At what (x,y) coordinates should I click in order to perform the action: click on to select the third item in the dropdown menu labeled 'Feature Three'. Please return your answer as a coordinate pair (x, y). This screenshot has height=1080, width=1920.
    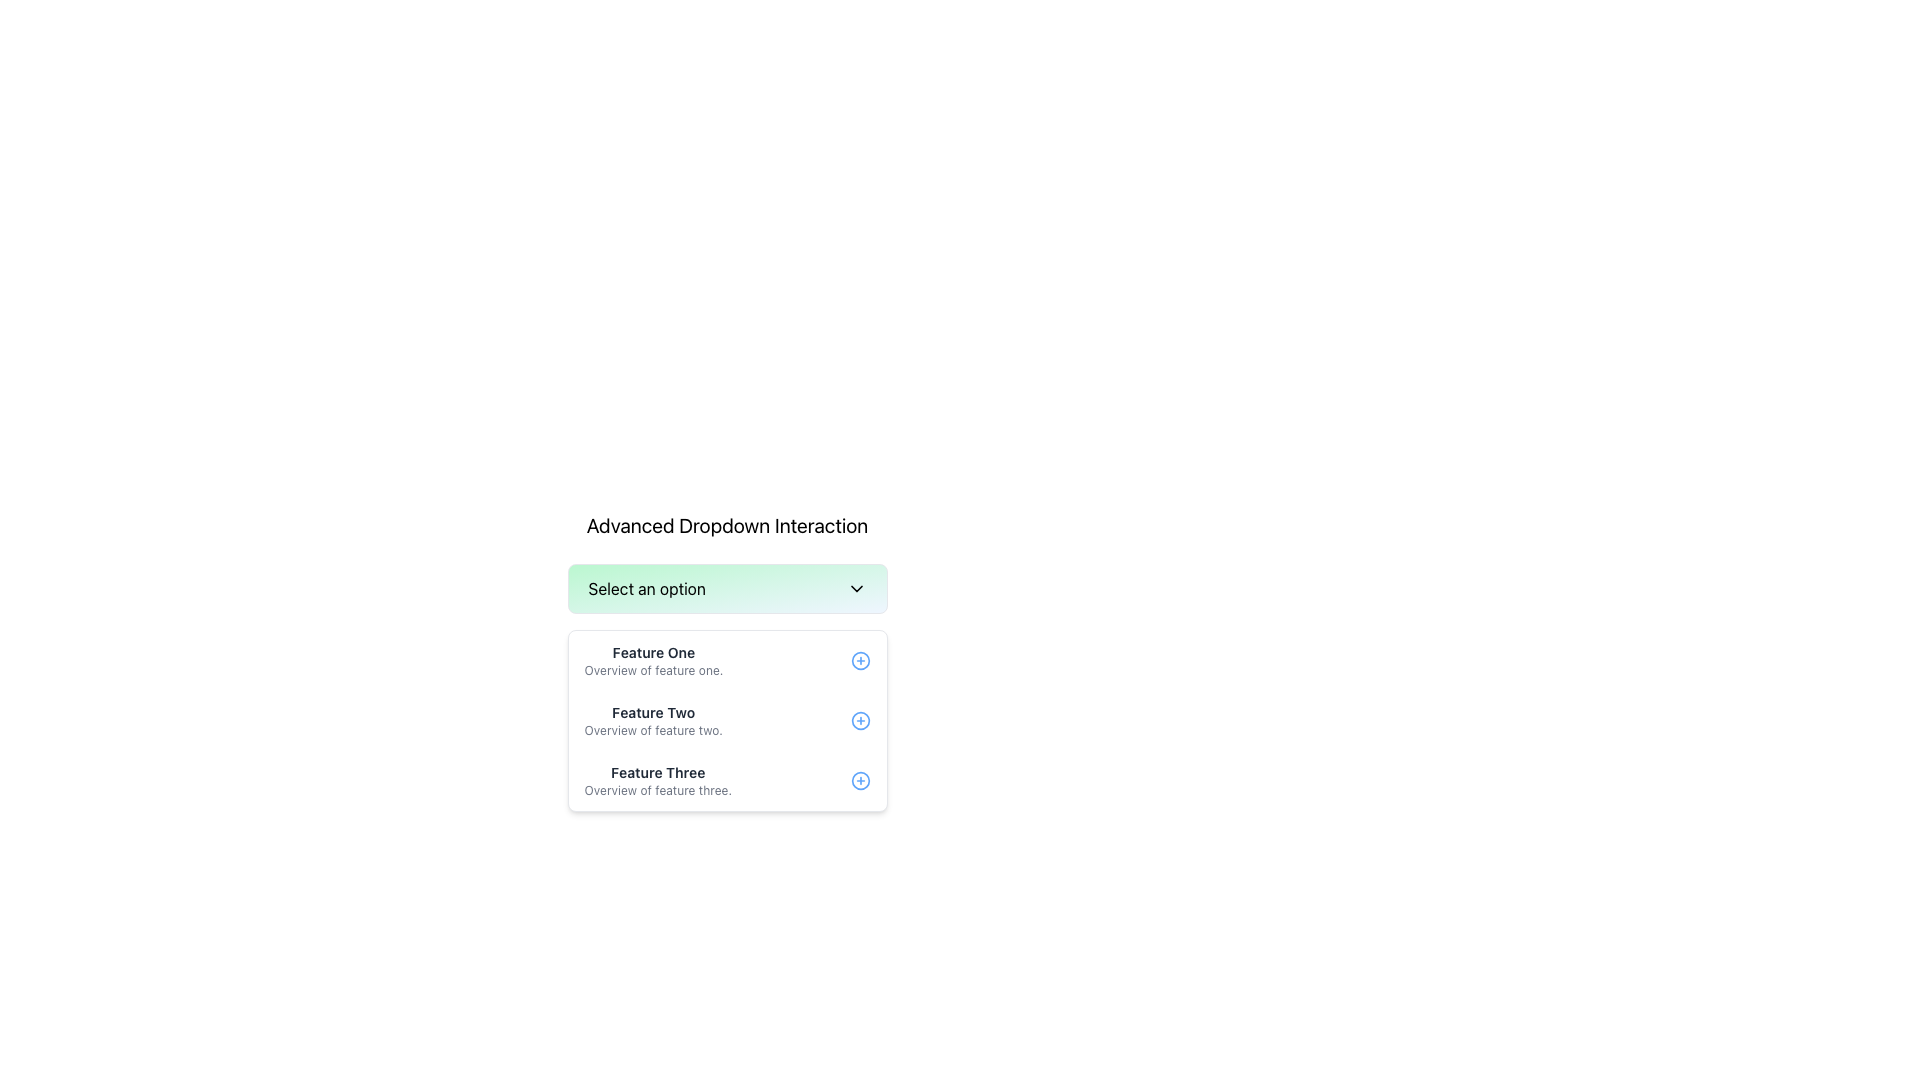
    Looking at the image, I should click on (726, 779).